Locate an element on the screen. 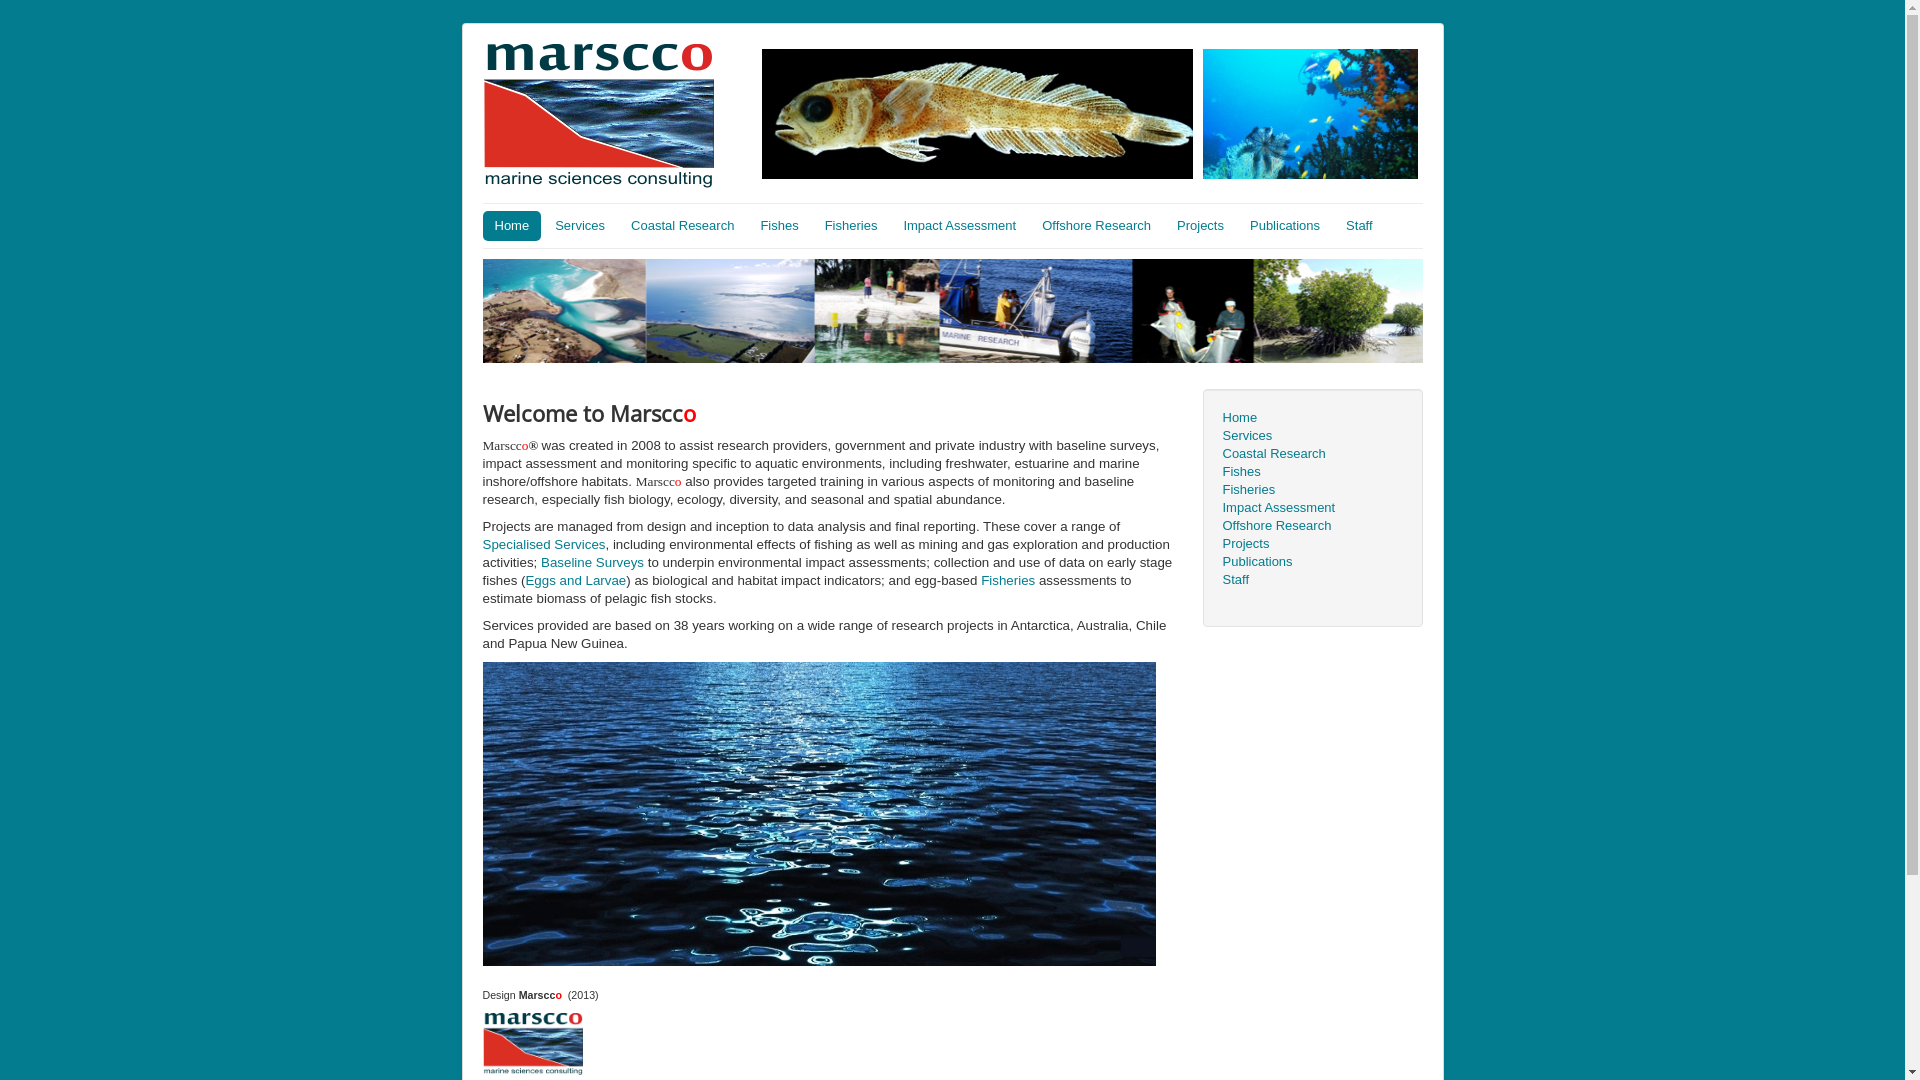 Image resolution: width=1920 pixels, height=1080 pixels. 'Services' is located at coordinates (579, 225).